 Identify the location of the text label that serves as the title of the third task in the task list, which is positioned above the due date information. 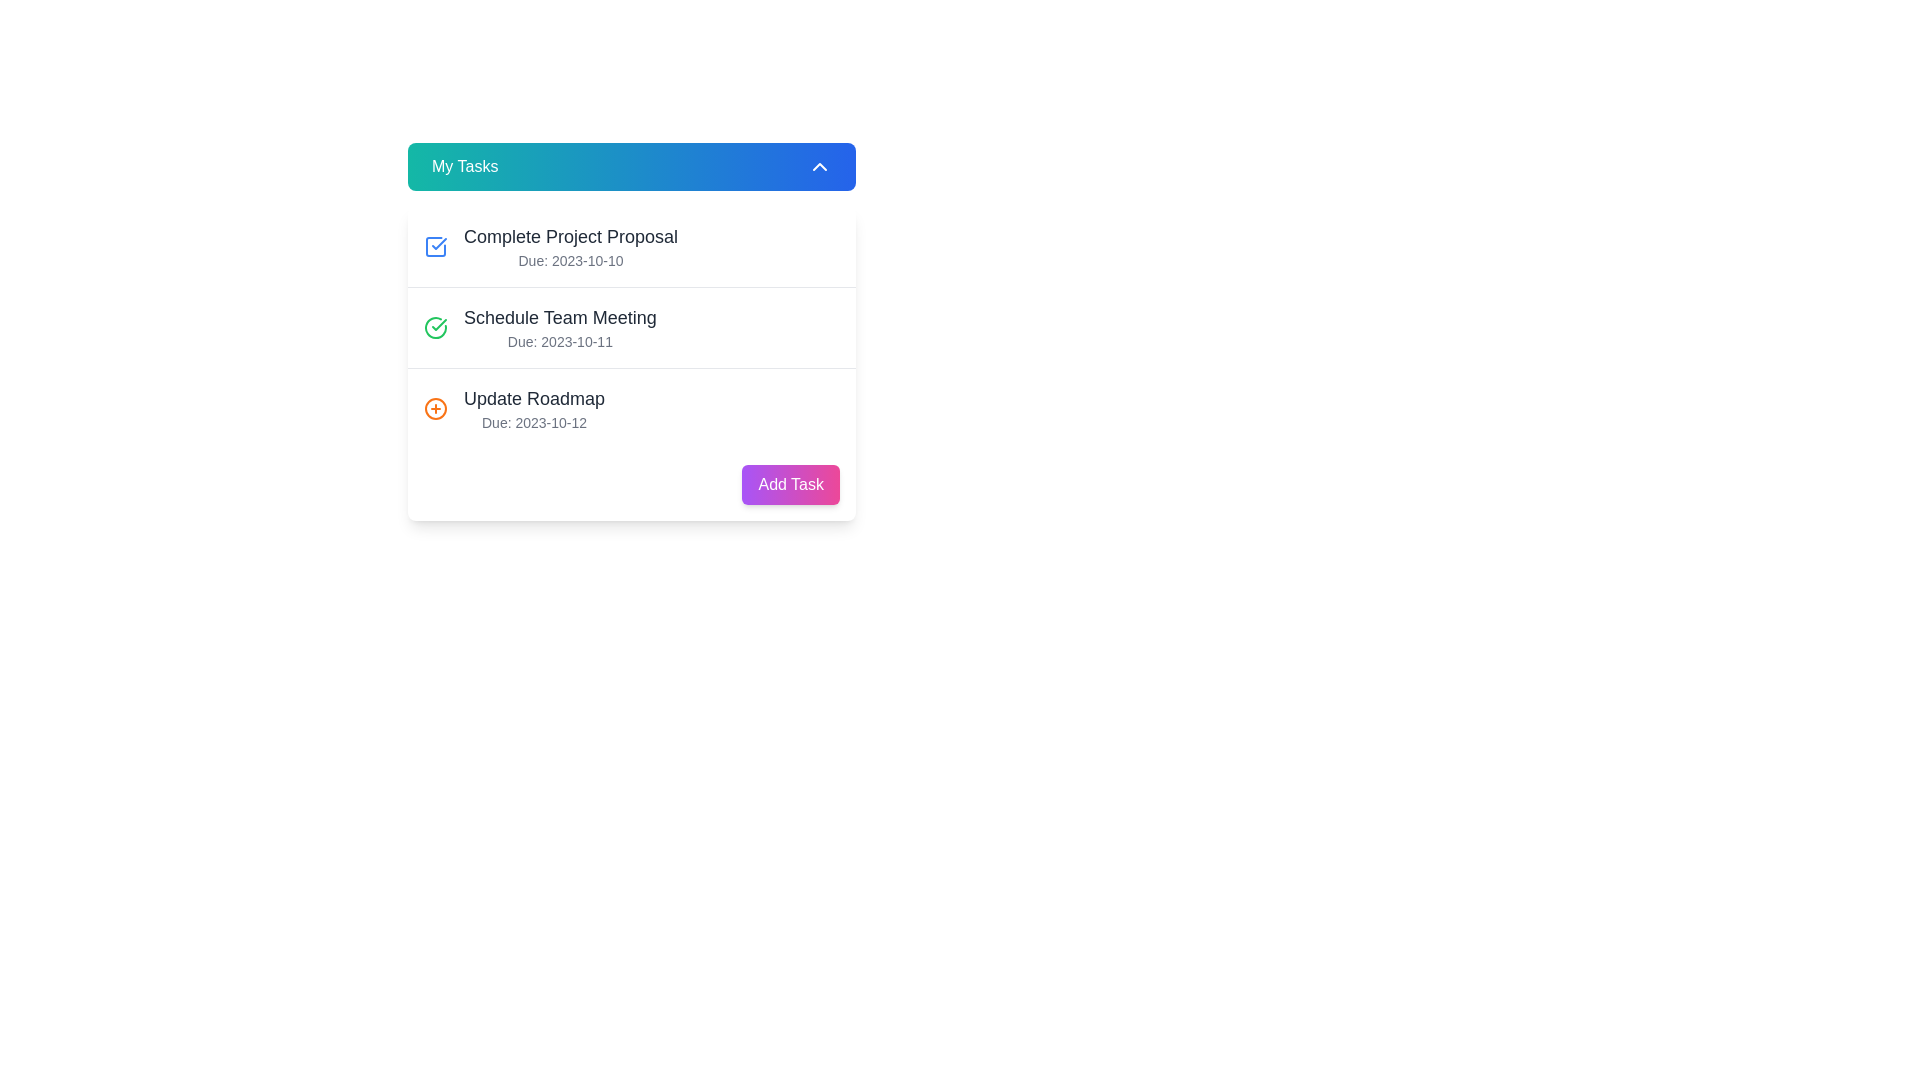
(534, 398).